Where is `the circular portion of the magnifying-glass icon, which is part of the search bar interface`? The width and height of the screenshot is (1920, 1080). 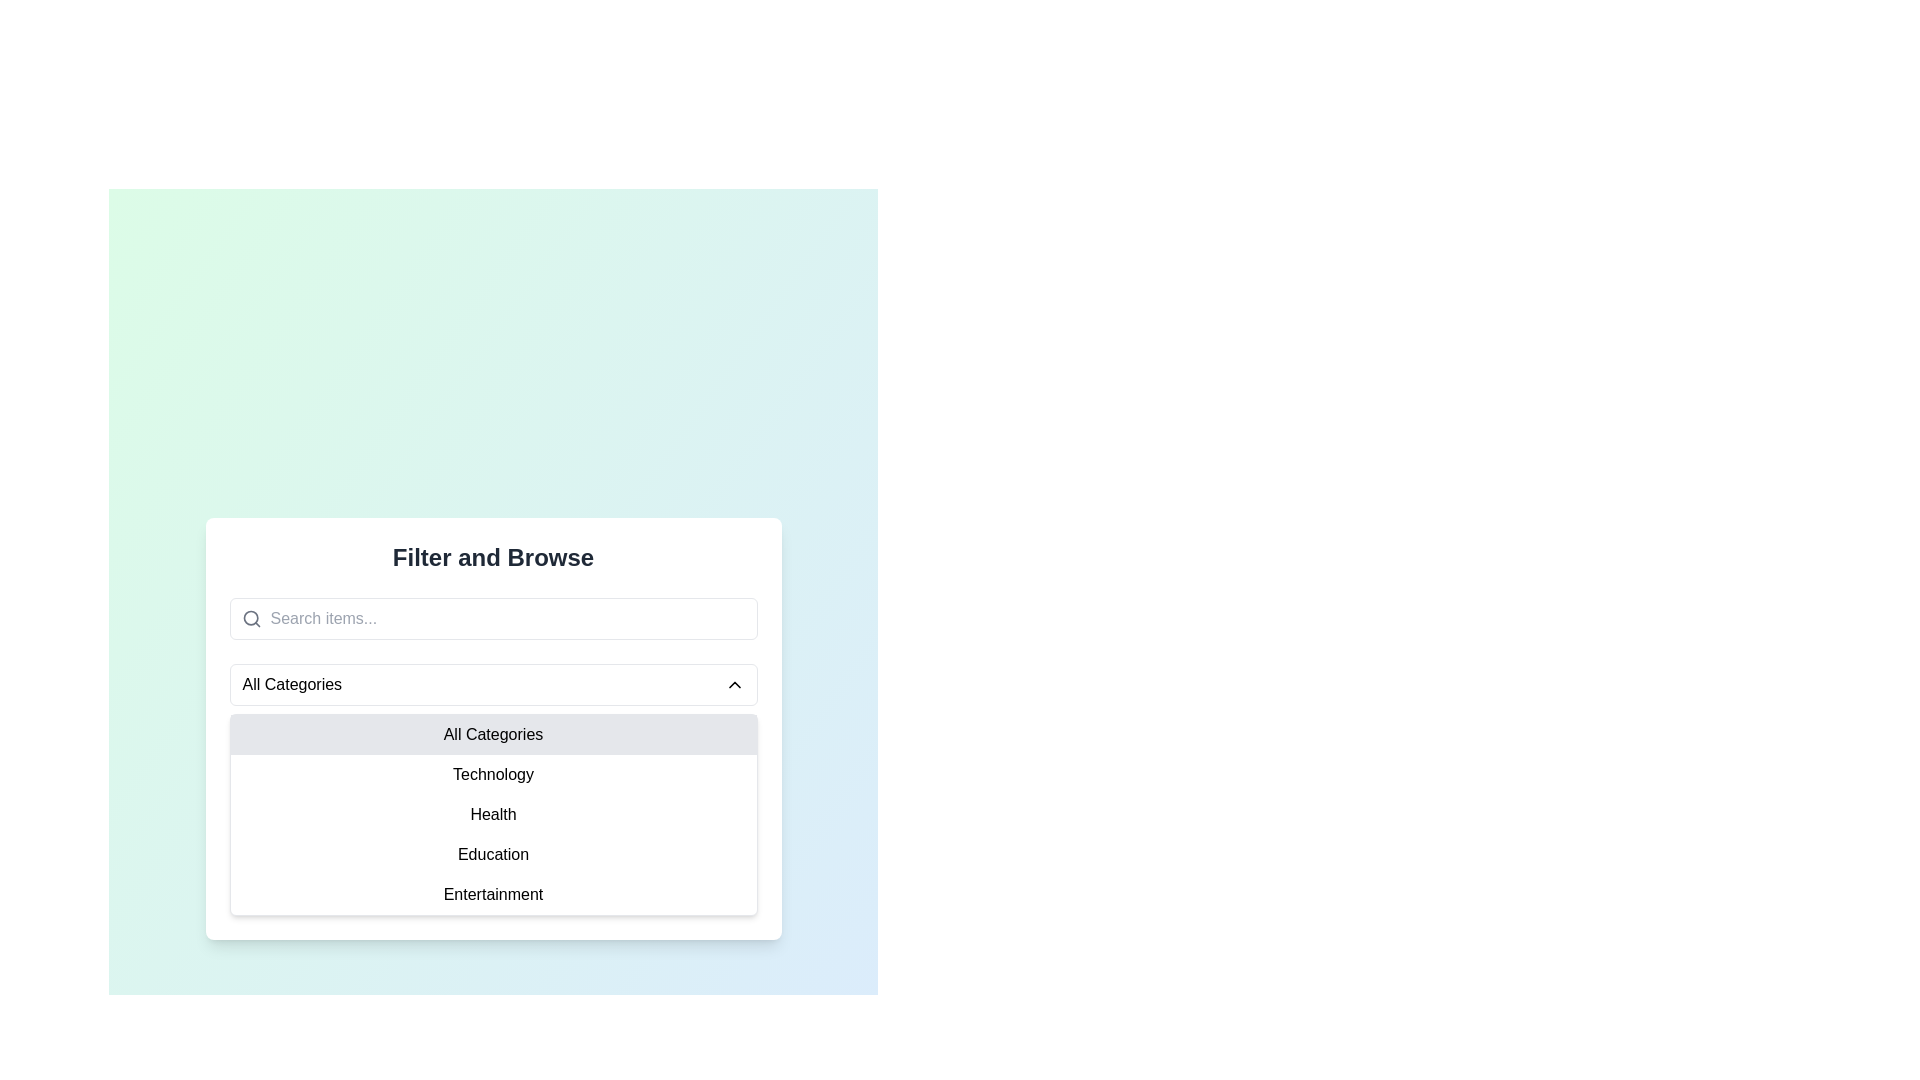 the circular portion of the magnifying-glass icon, which is part of the search bar interface is located at coordinates (249, 617).